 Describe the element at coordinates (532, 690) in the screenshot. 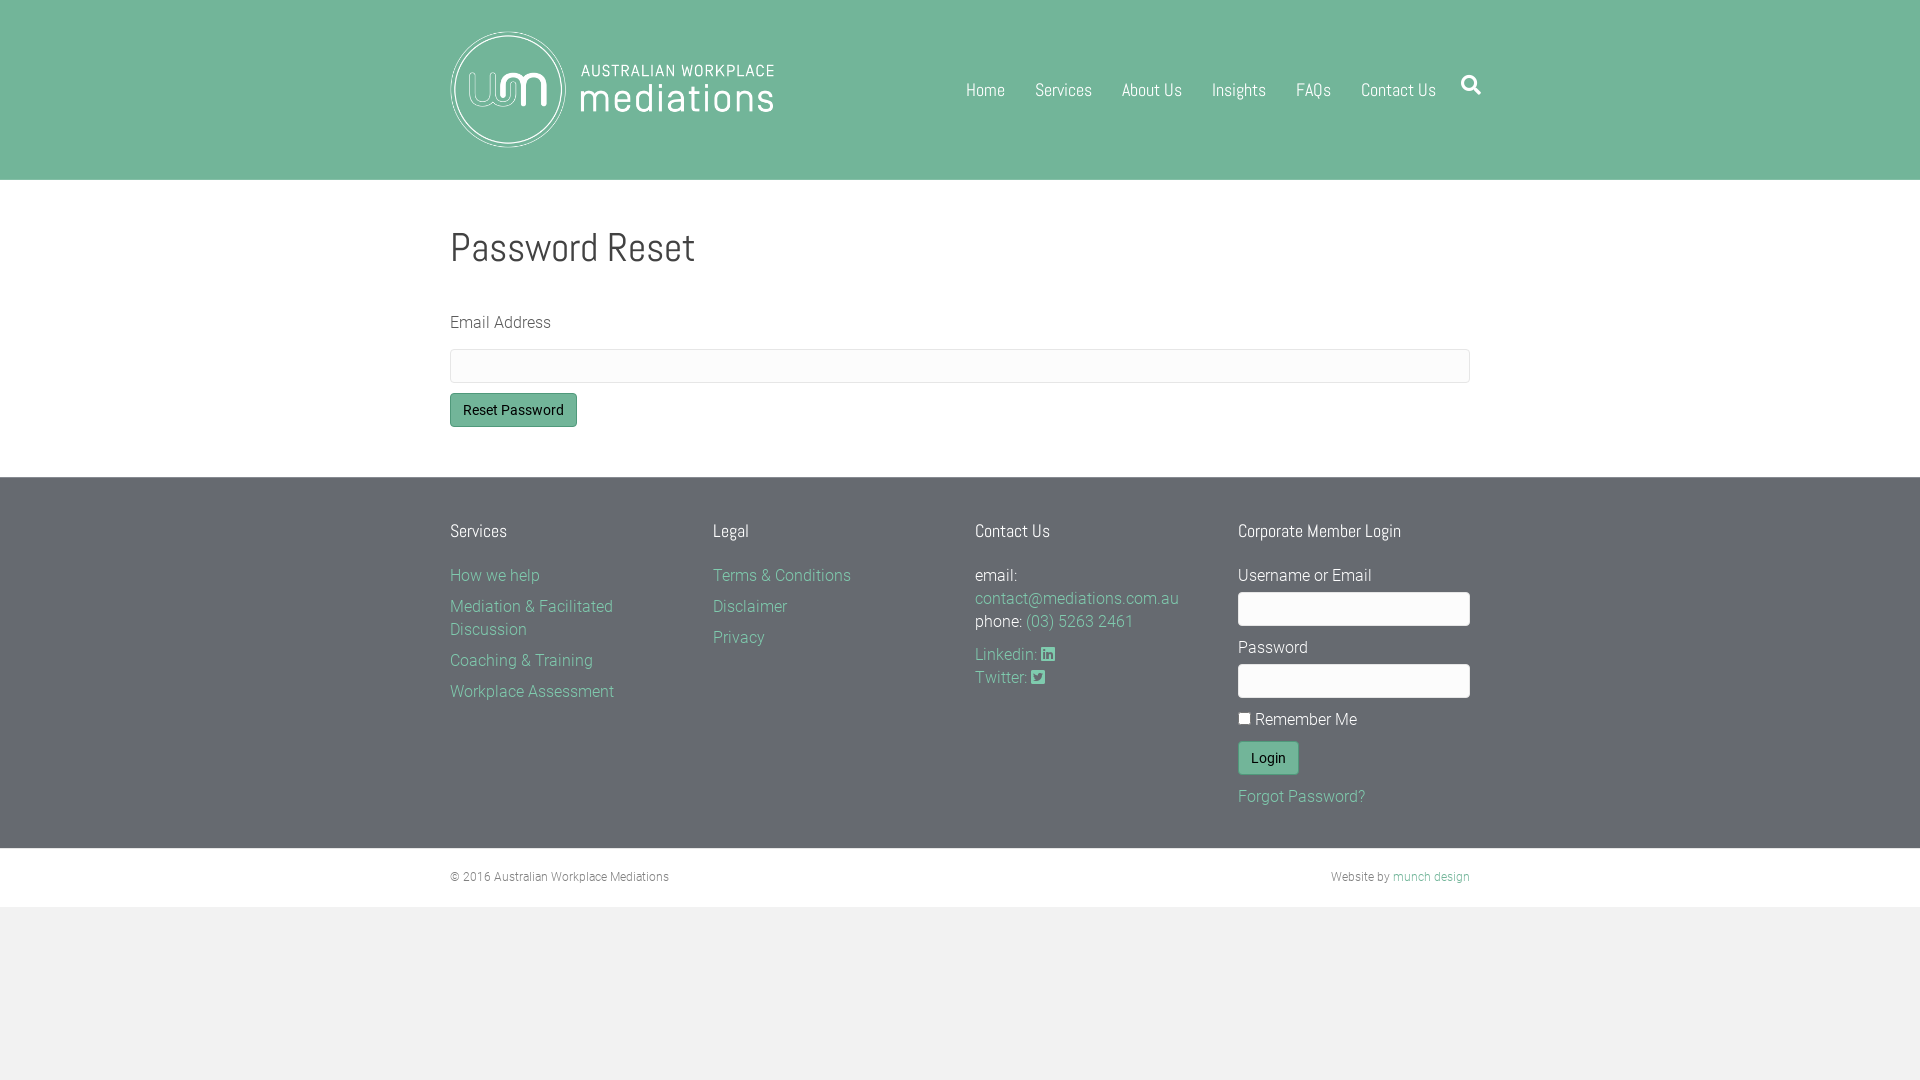

I see `'Workplace Assessment'` at that location.